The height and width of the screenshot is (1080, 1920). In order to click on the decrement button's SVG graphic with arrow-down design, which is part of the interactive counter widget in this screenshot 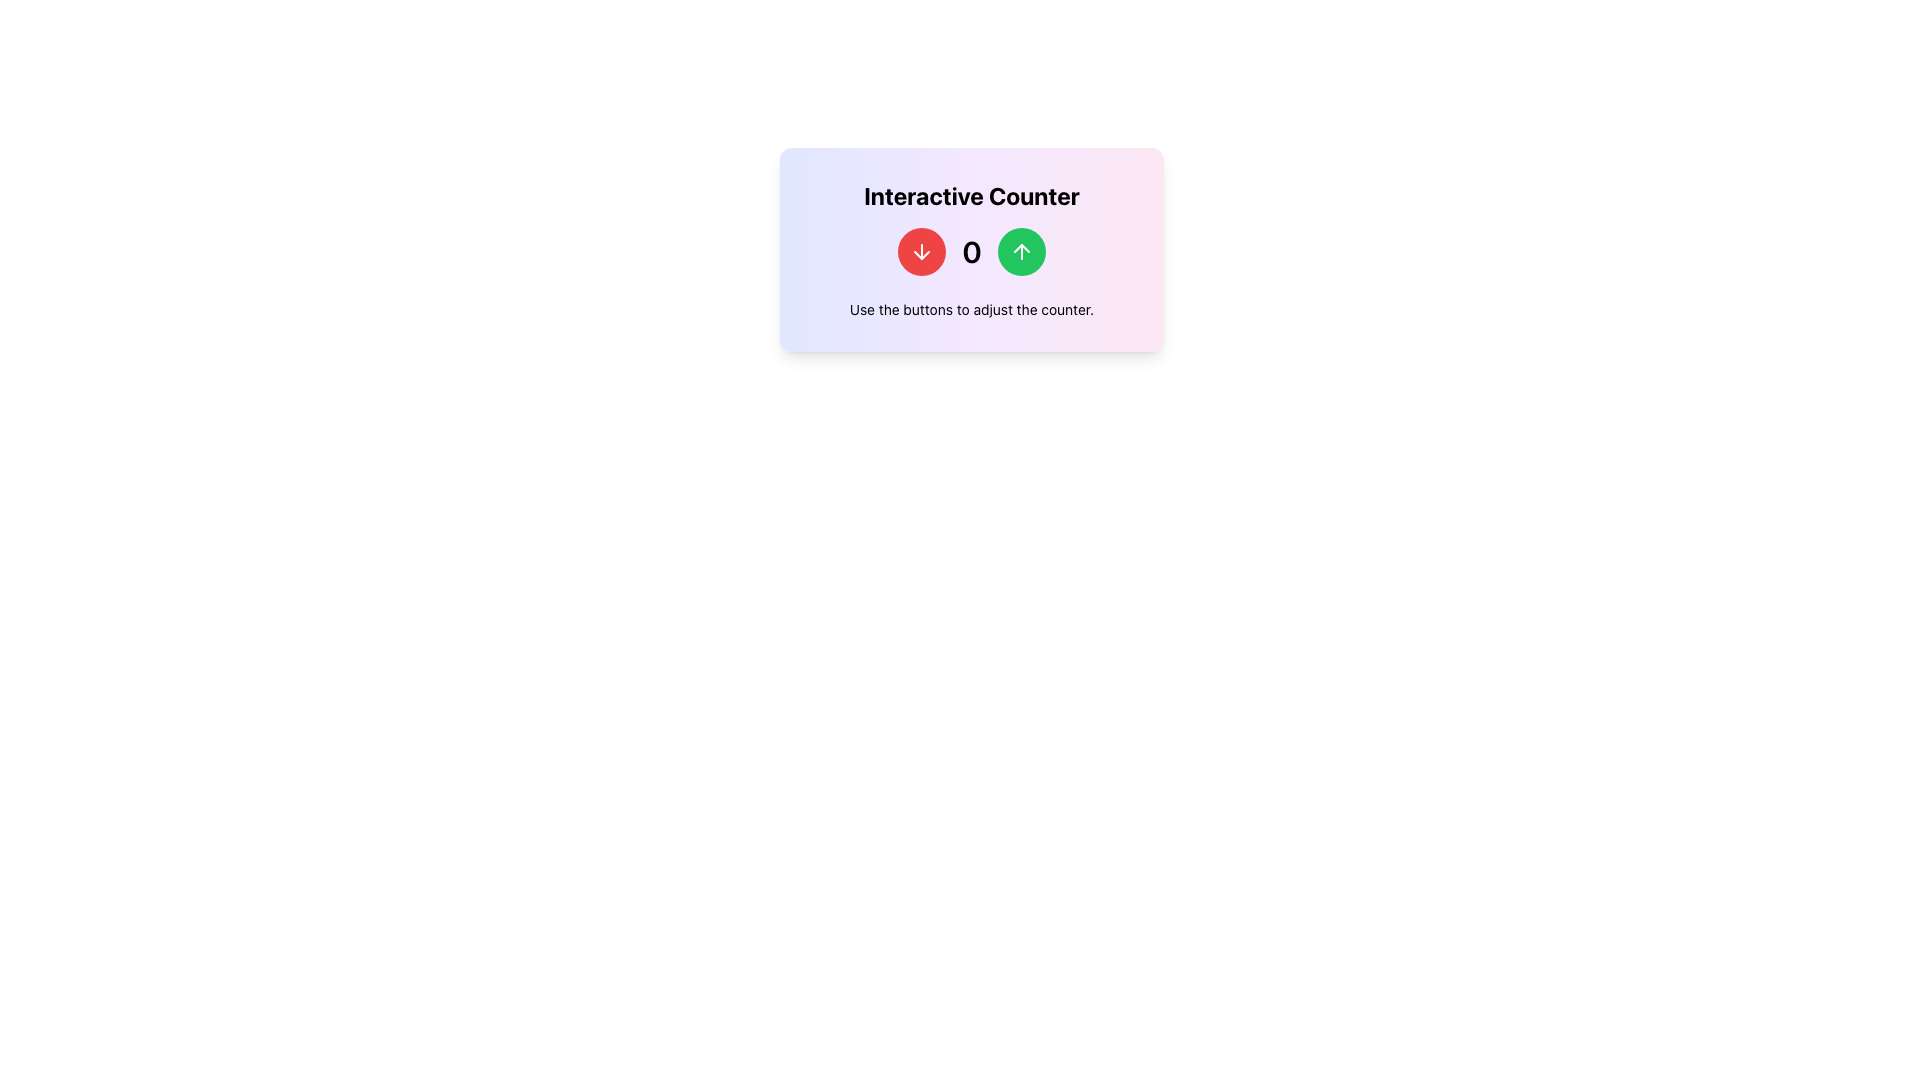, I will do `click(921, 250)`.